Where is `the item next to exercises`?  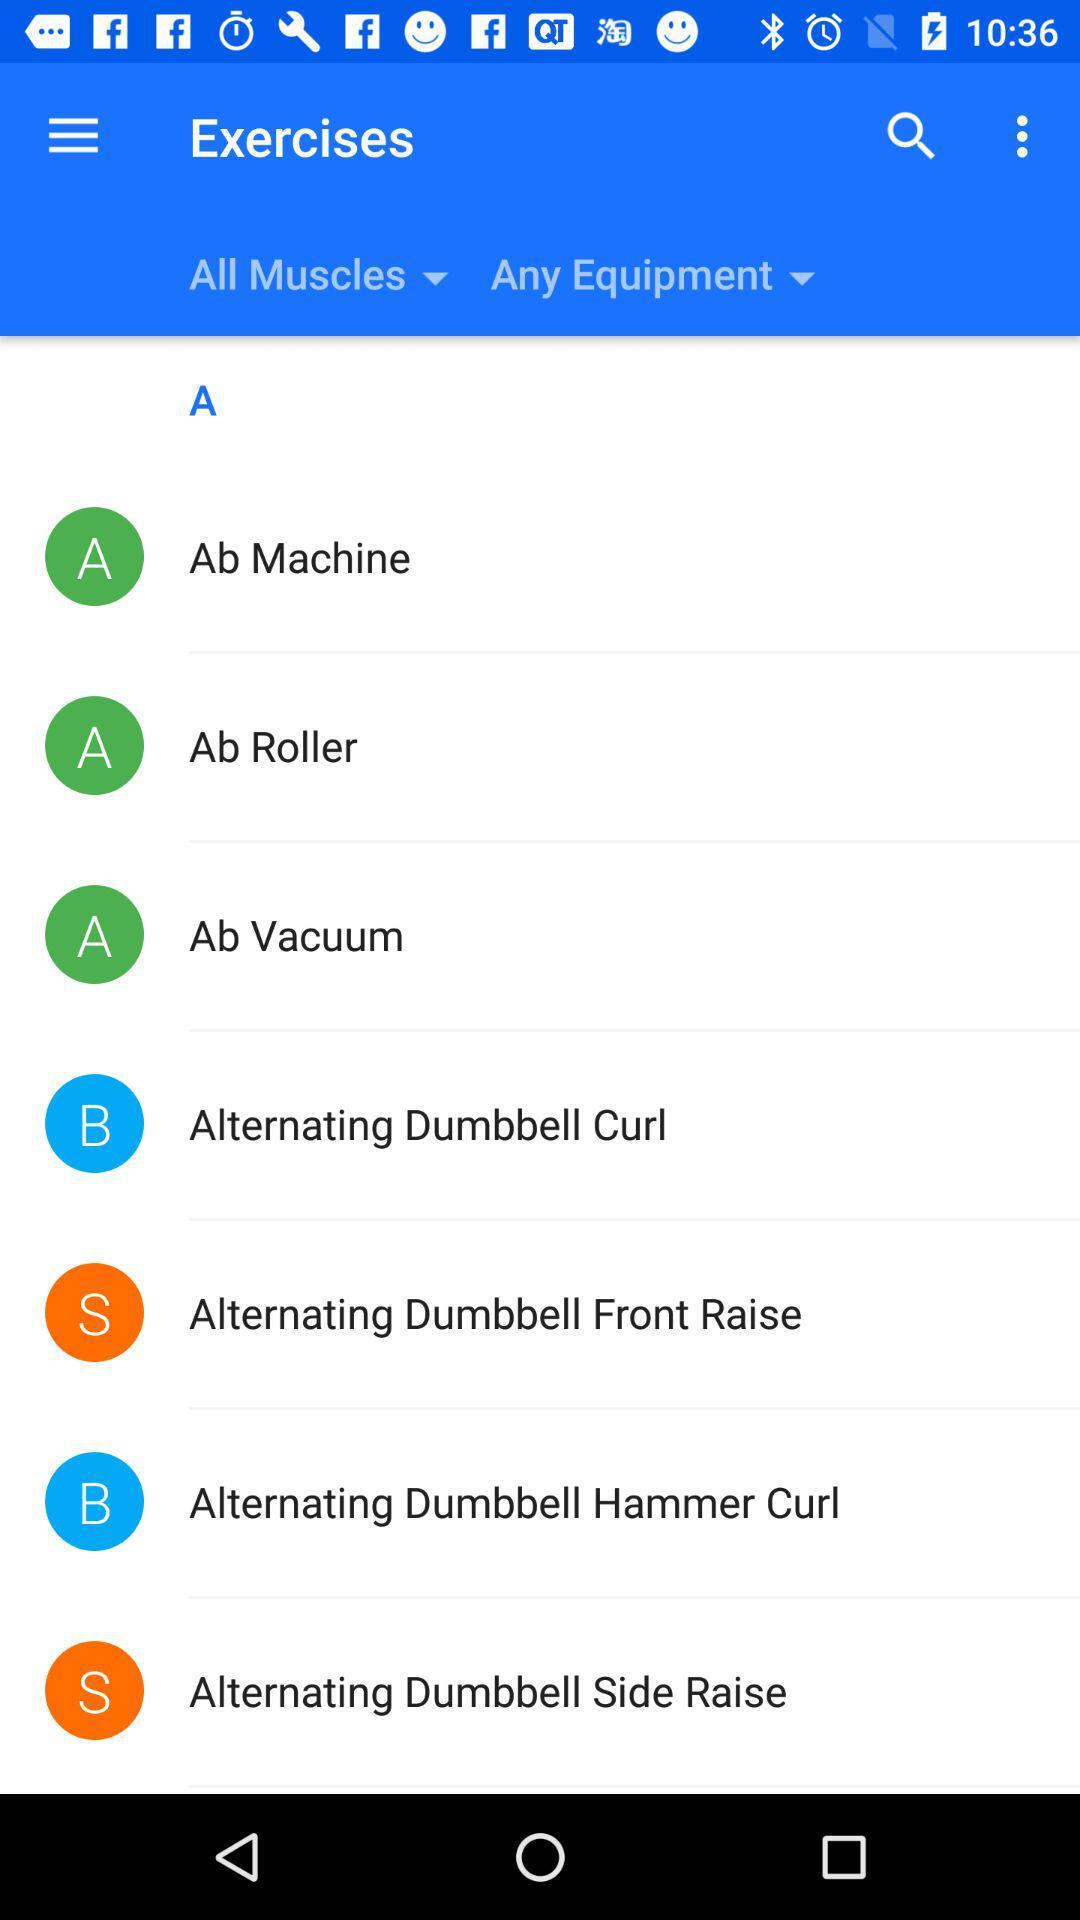
the item next to exercises is located at coordinates (911, 135).